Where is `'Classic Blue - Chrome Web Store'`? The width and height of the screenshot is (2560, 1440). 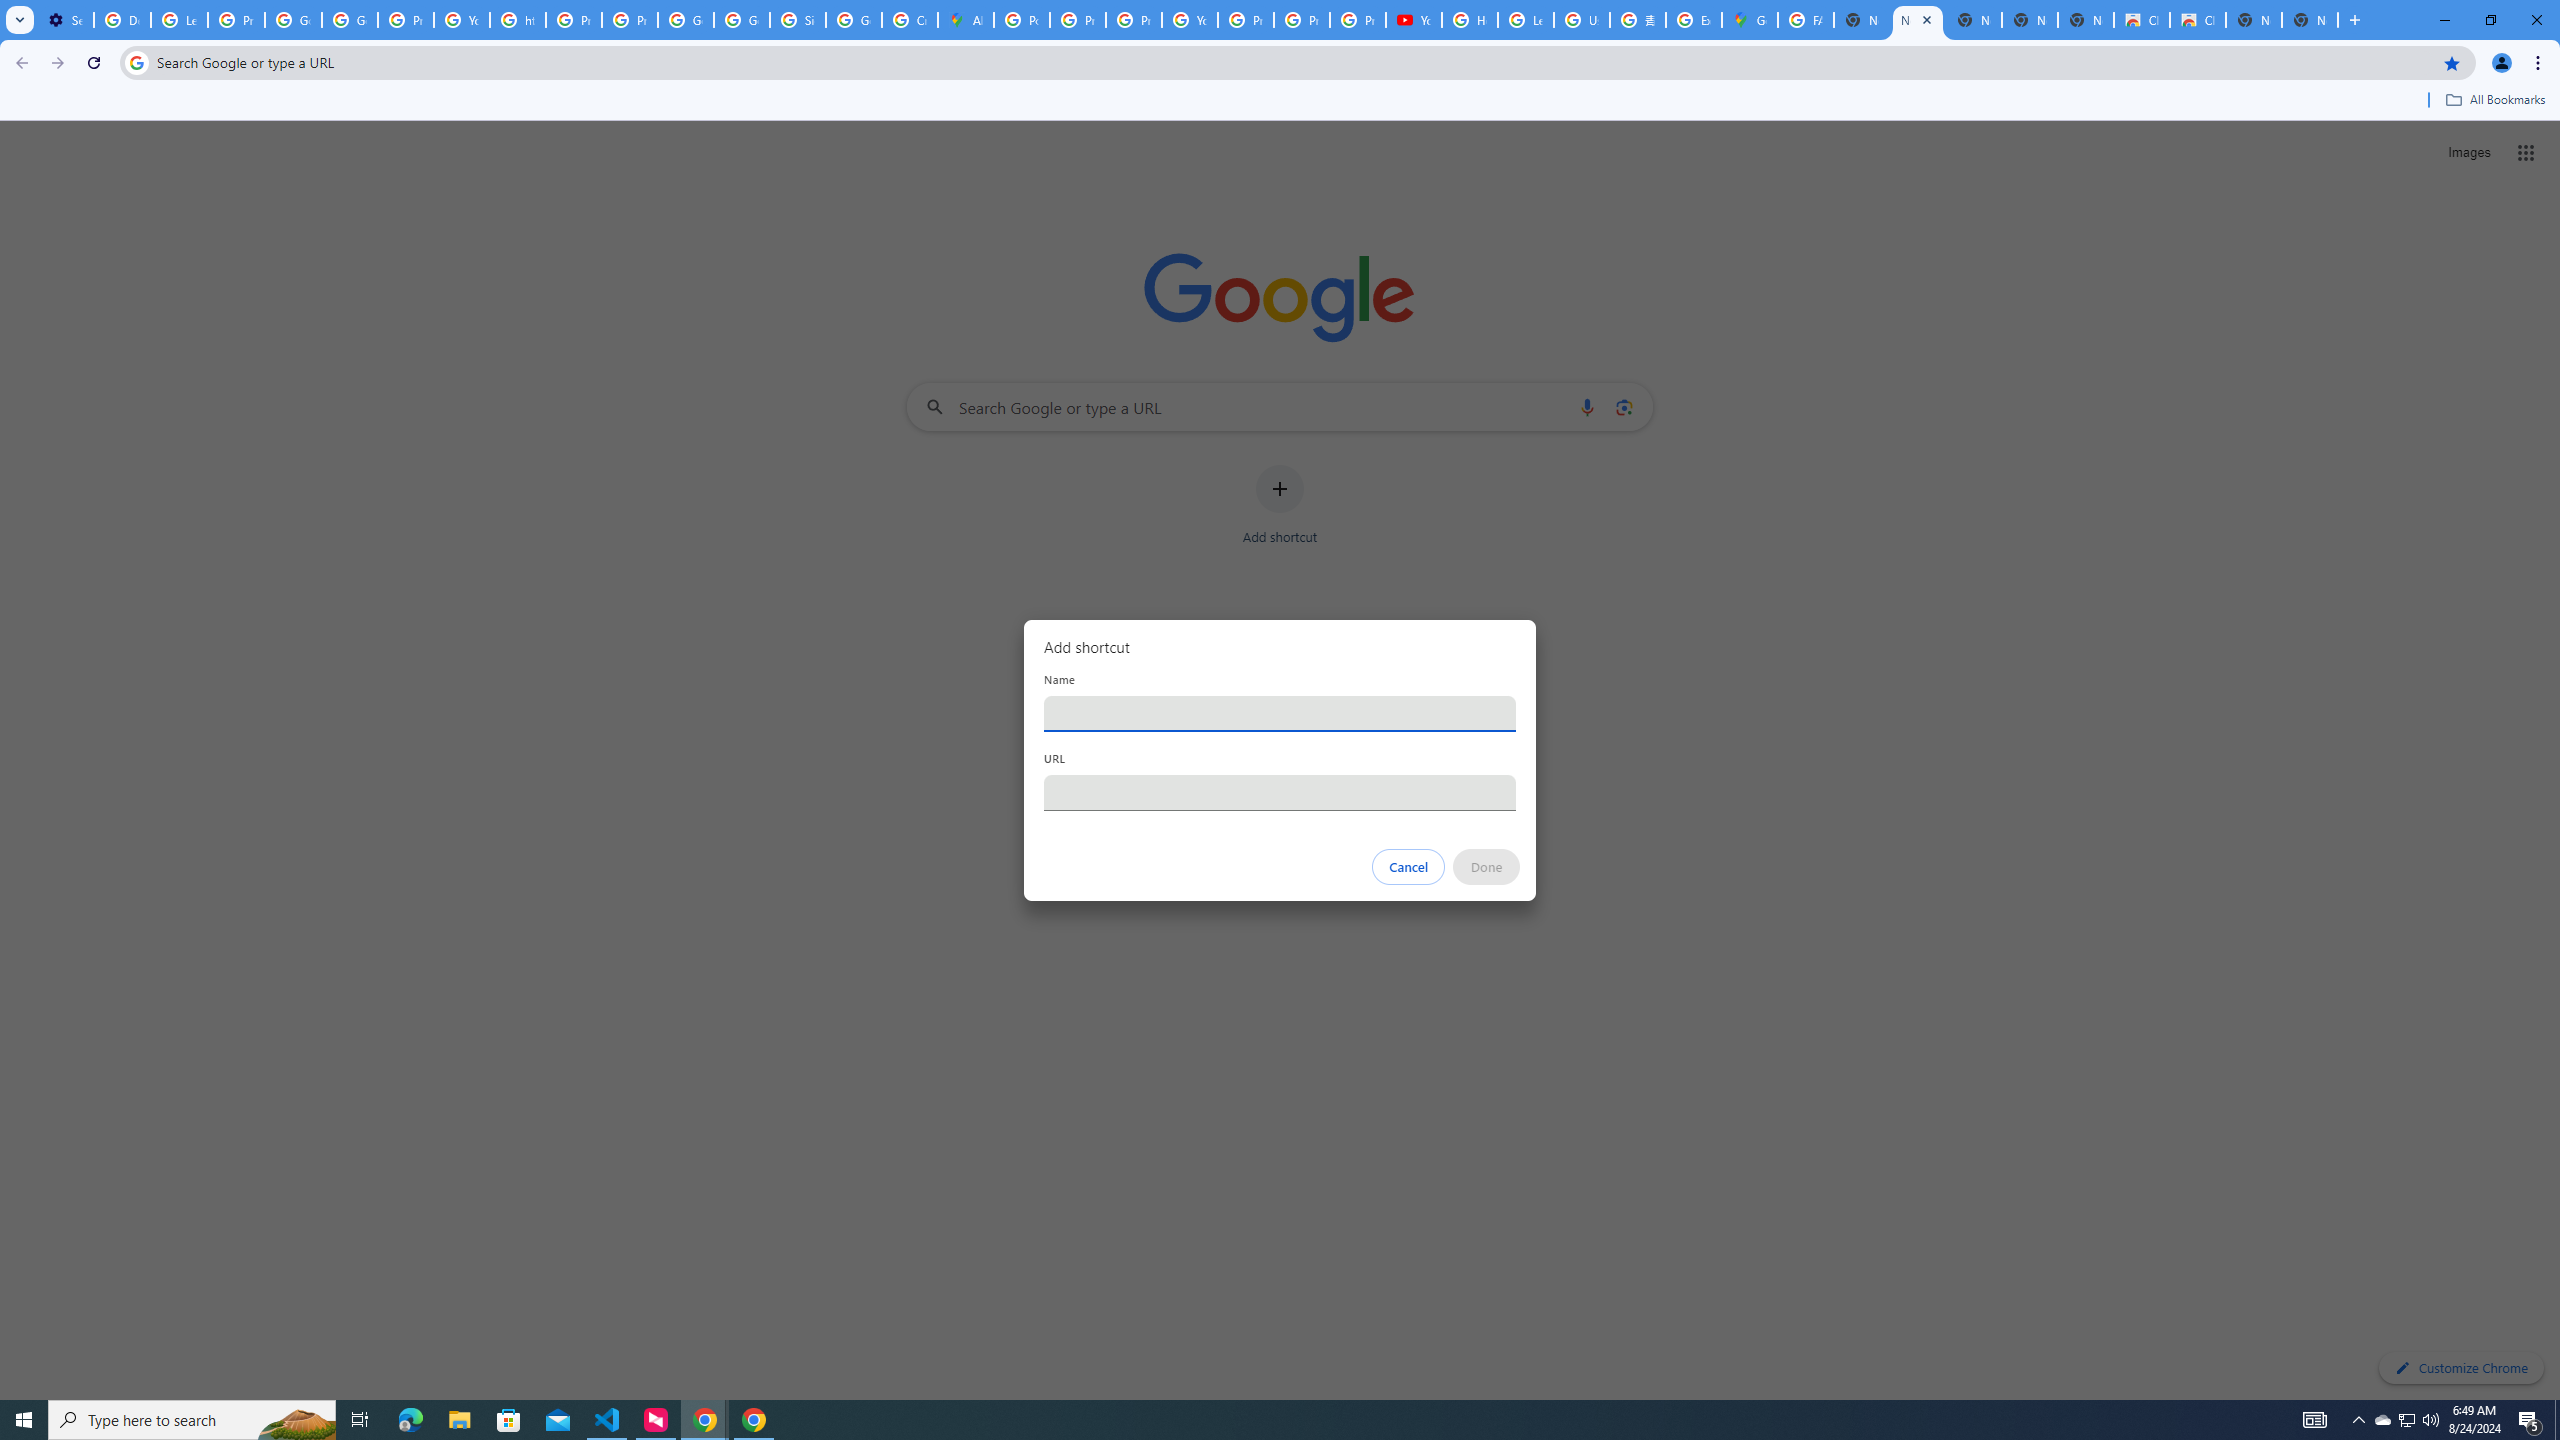 'Classic Blue - Chrome Web Store' is located at coordinates (2197, 19).